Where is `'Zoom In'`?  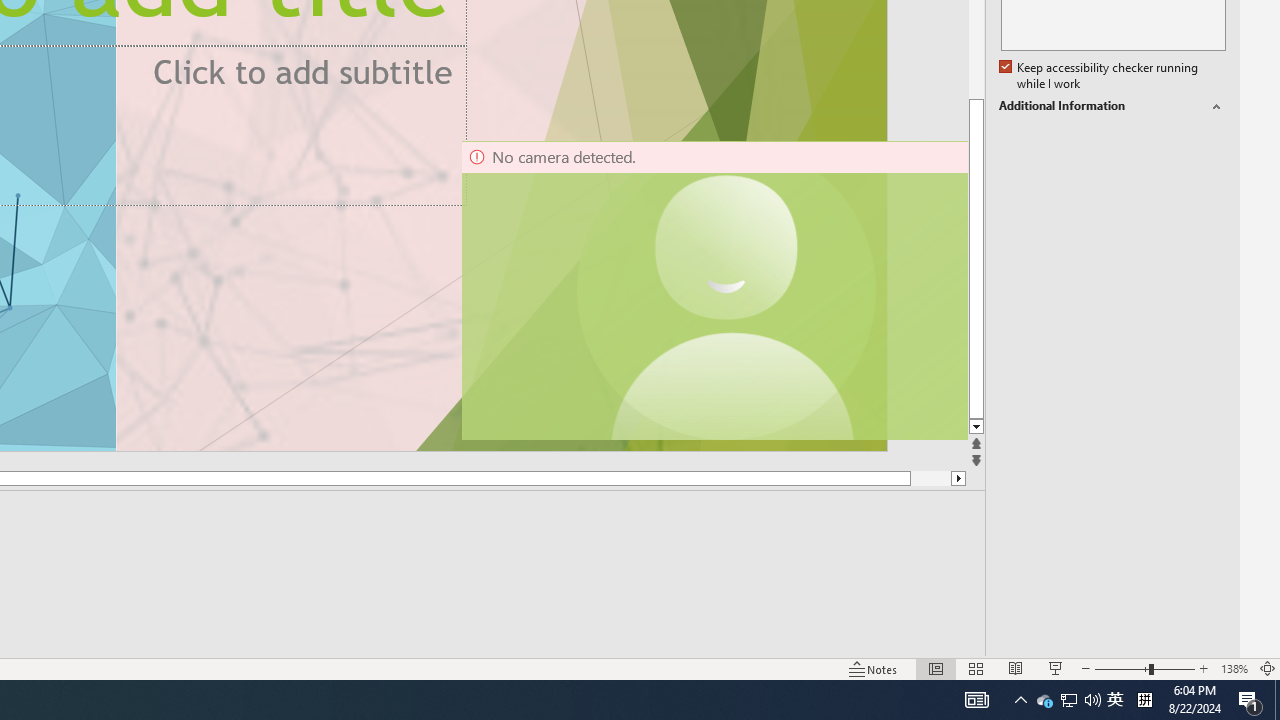
'Zoom In' is located at coordinates (1203, 669).